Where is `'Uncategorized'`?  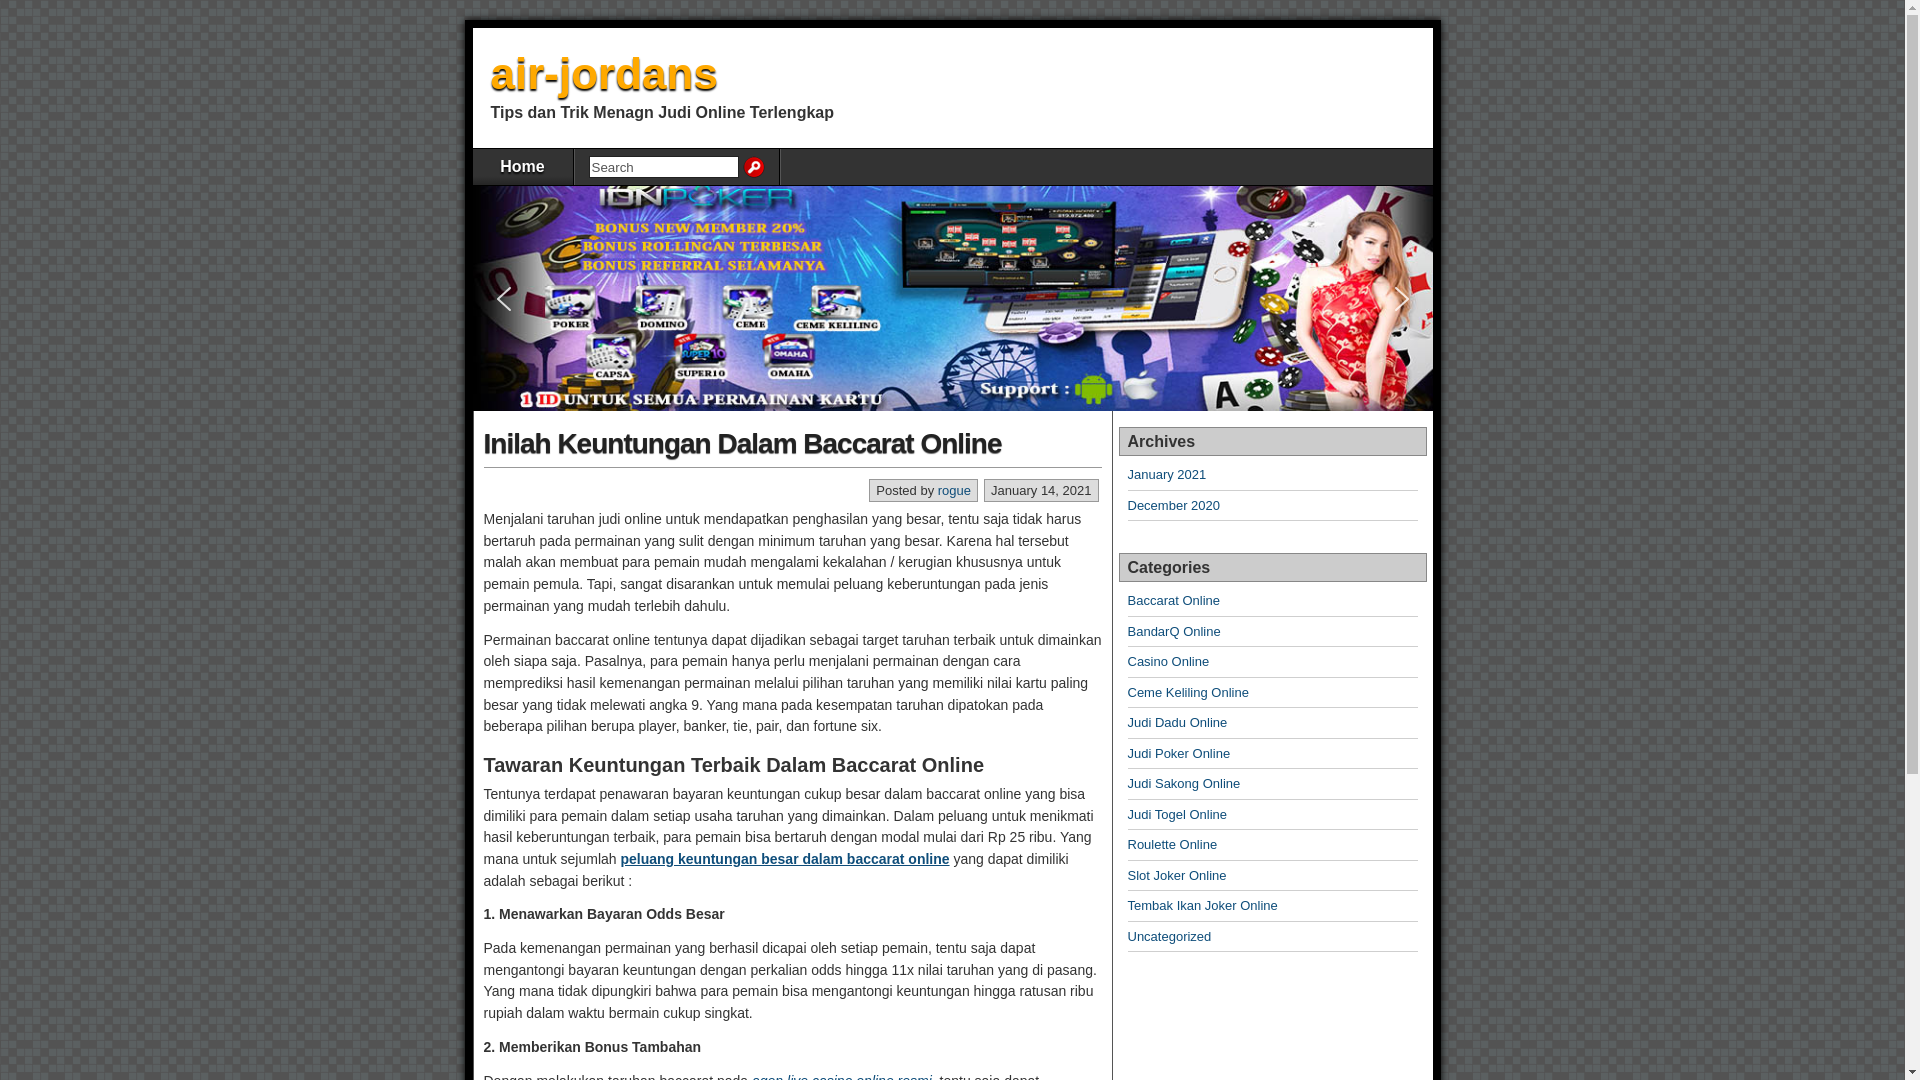
'Uncategorized' is located at coordinates (1170, 936).